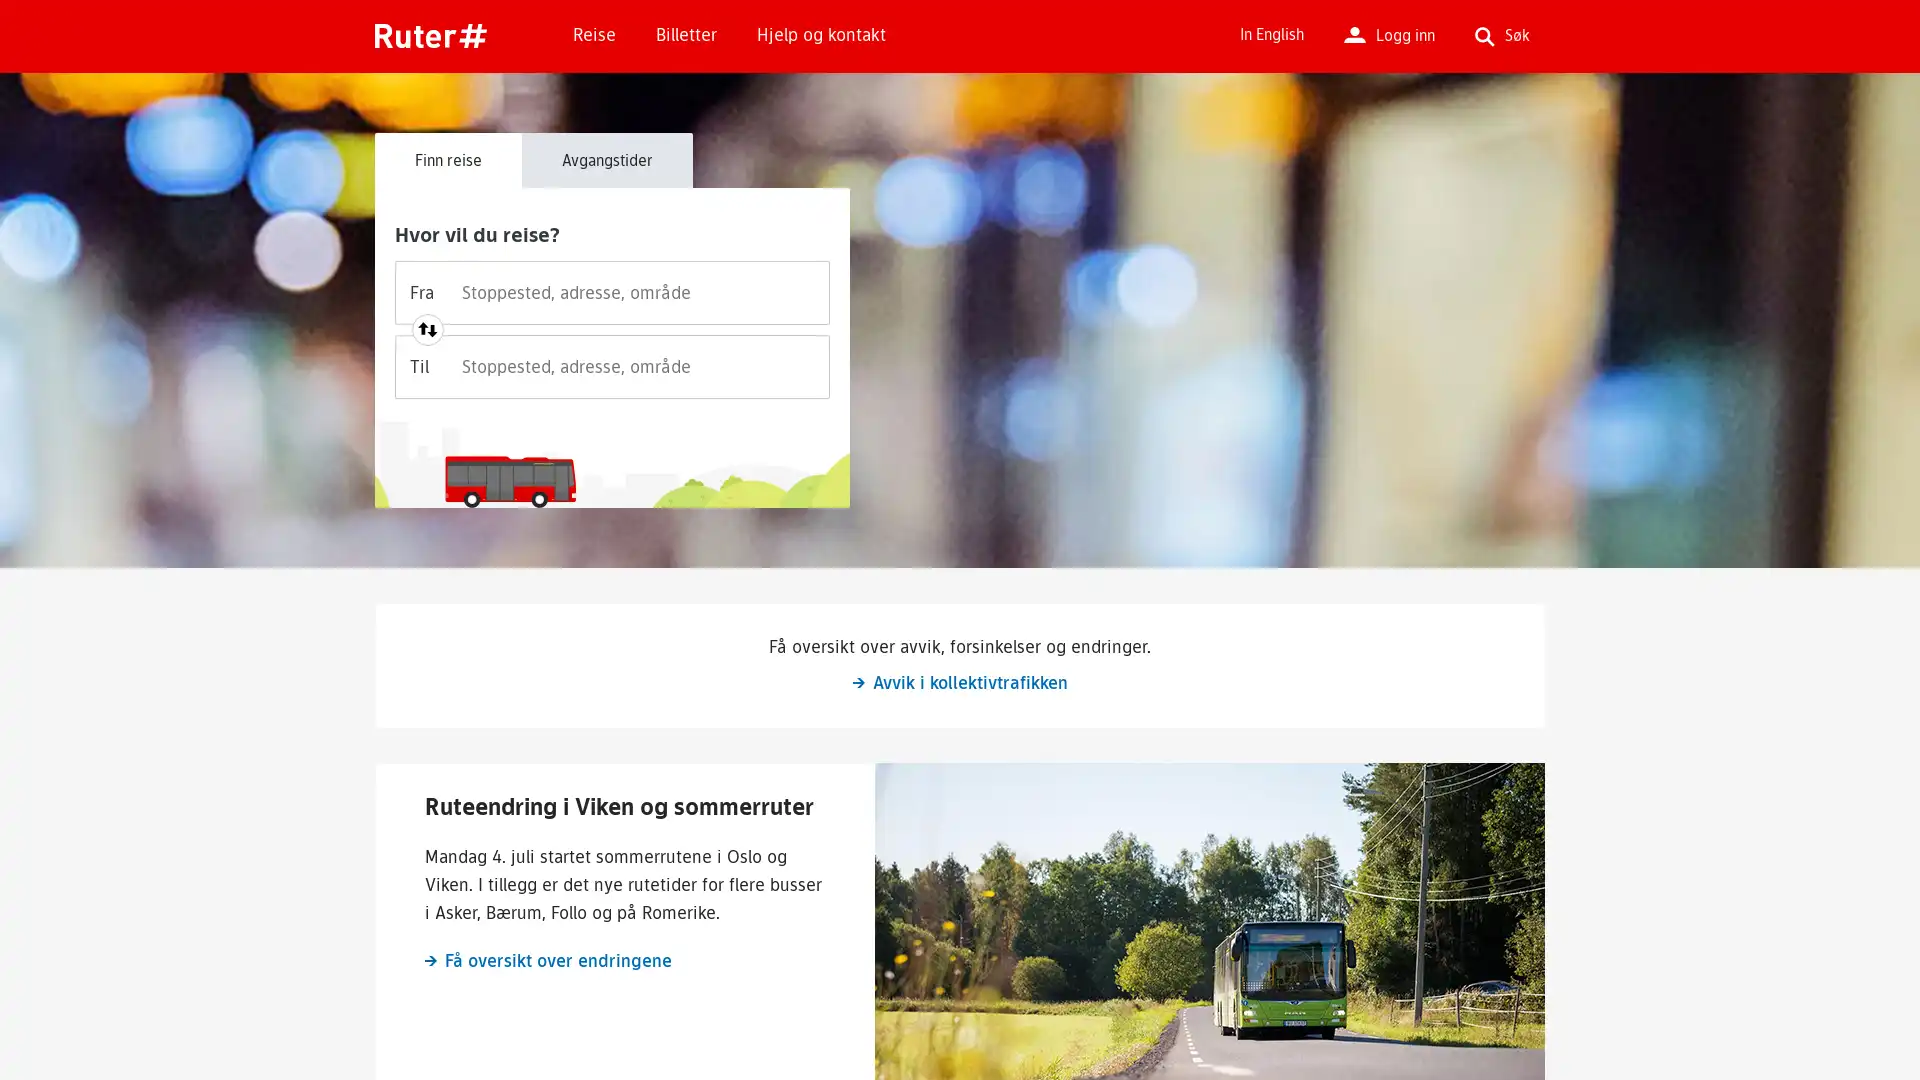 The height and width of the screenshot is (1080, 1920). I want to click on Finn reise, so click(447, 158).